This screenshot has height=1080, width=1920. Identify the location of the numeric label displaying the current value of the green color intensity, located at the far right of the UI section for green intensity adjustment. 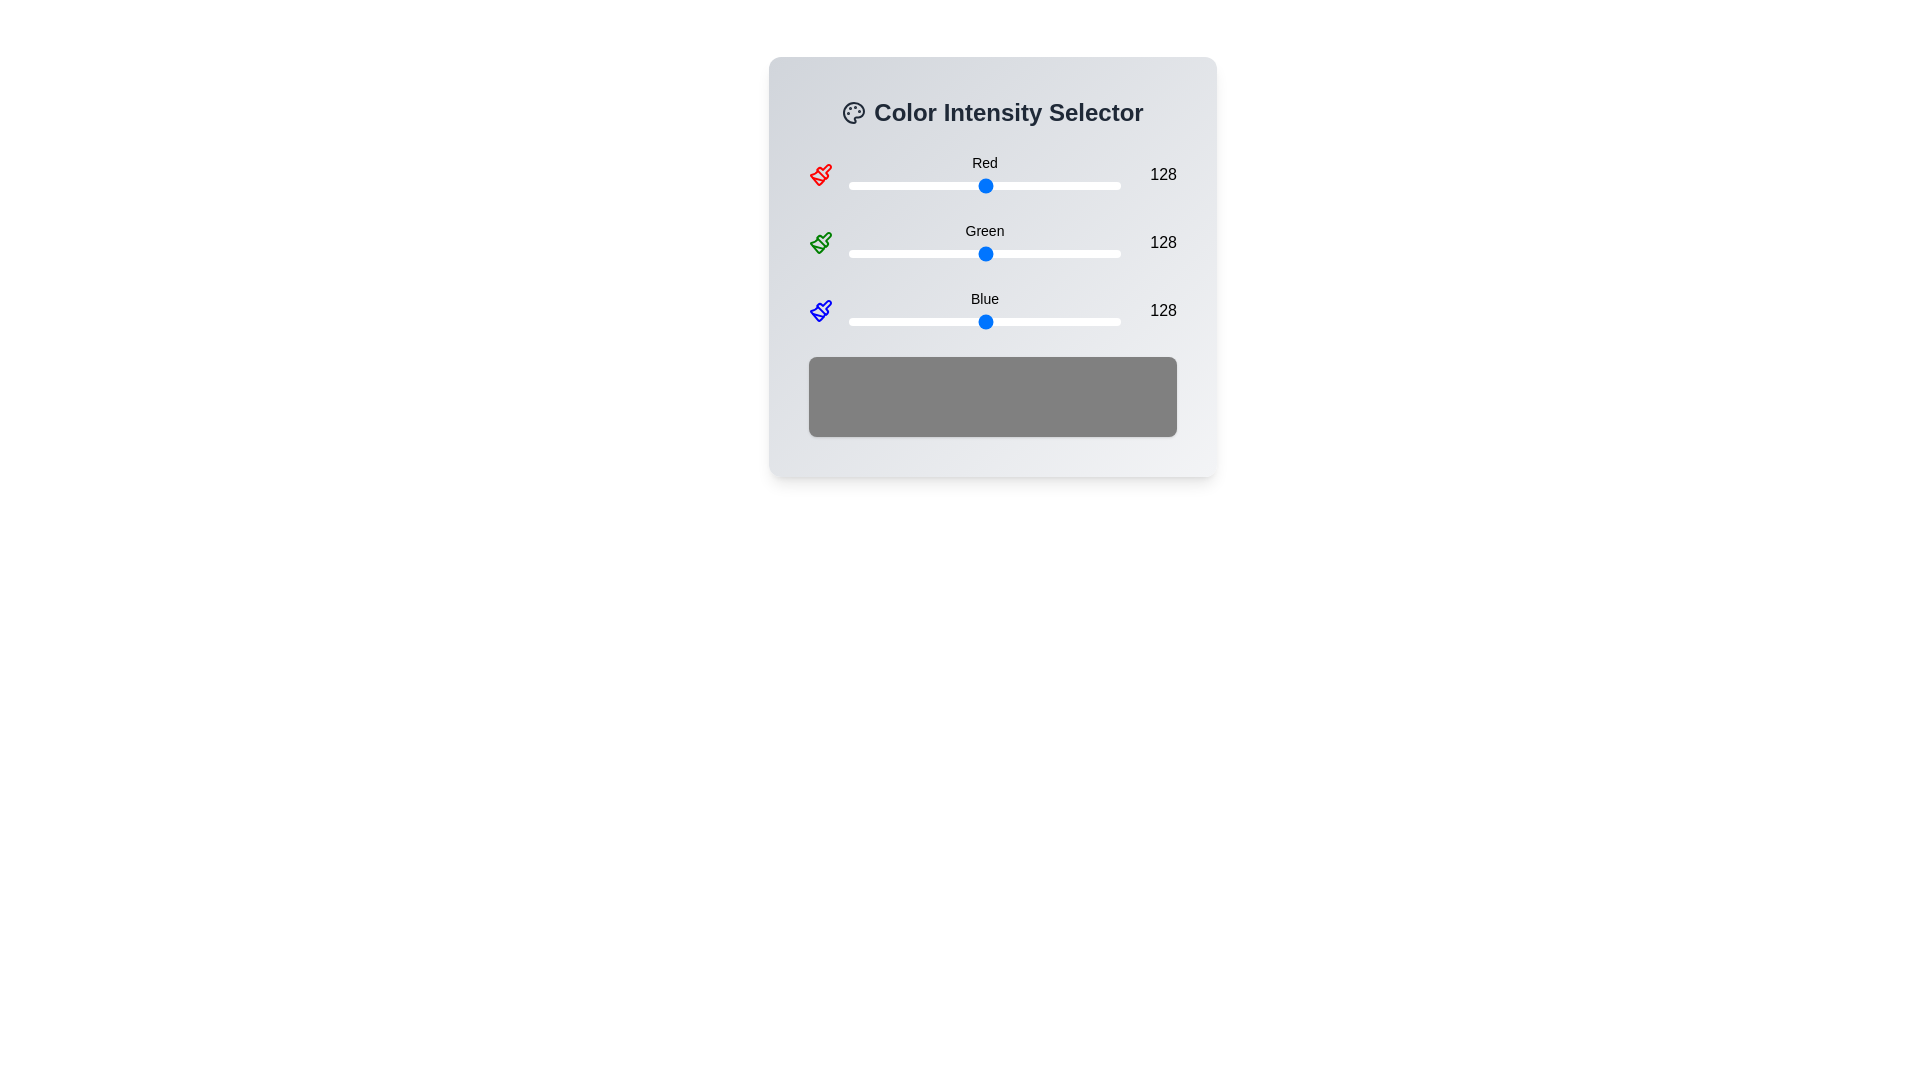
(1156, 242).